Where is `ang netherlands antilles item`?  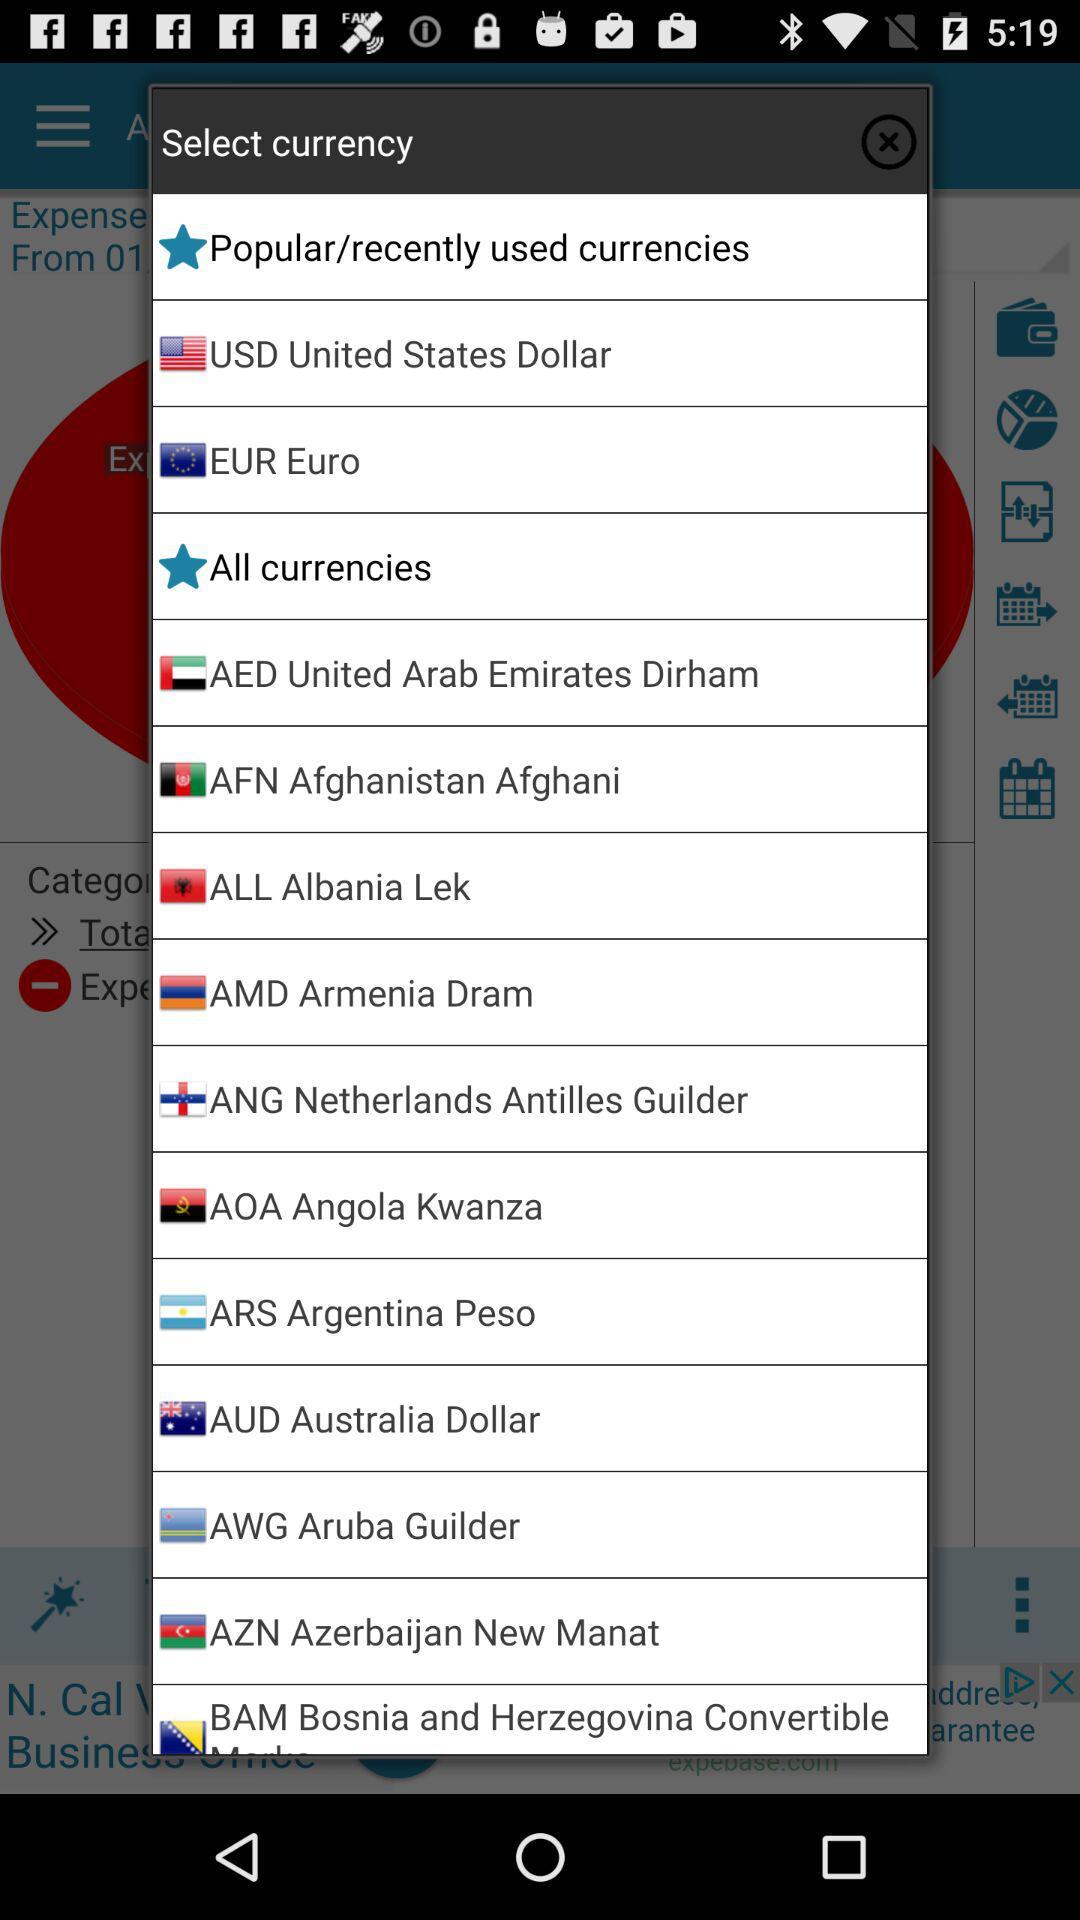
ang netherlands antilles item is located at coordinates (564, 1097).